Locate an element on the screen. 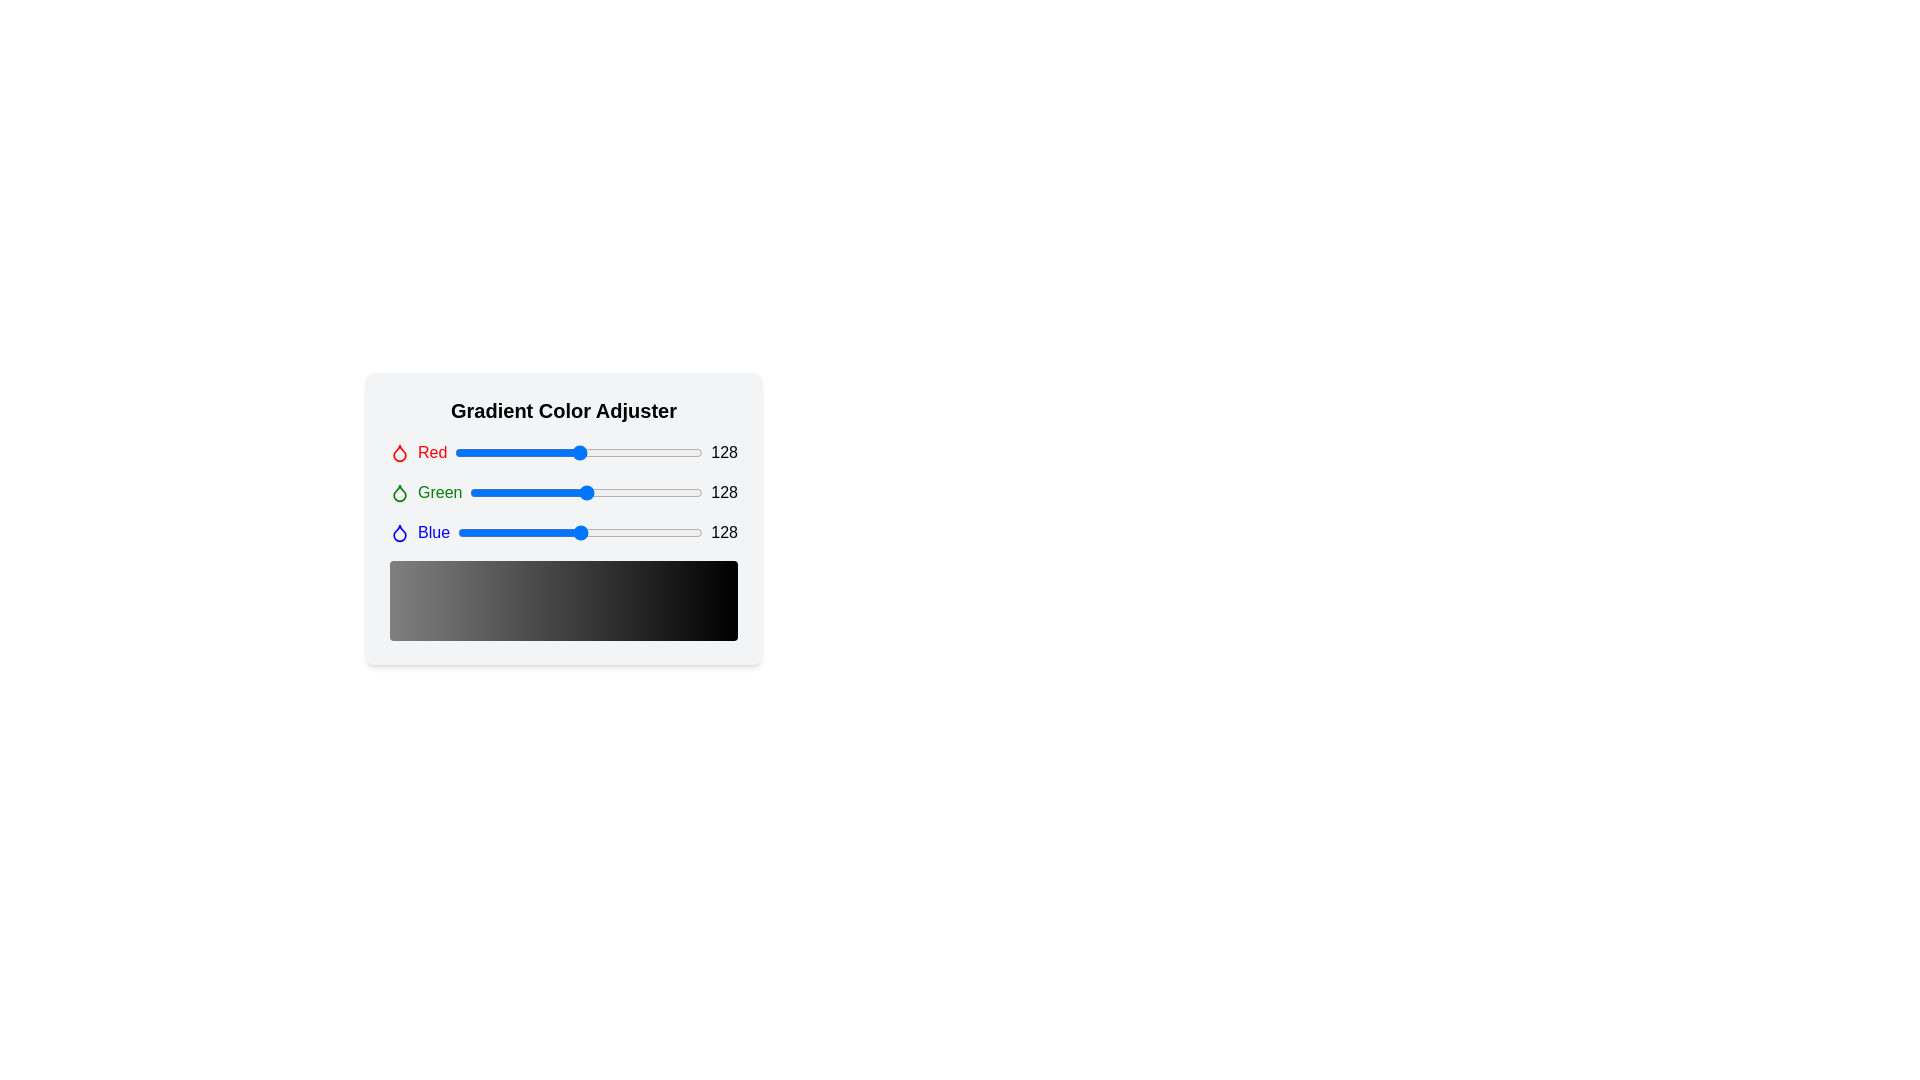 Image resolution: width=1920 pixels, height=1080 pixels. the blue color slider to 74 is located at coordinates (529, 531).